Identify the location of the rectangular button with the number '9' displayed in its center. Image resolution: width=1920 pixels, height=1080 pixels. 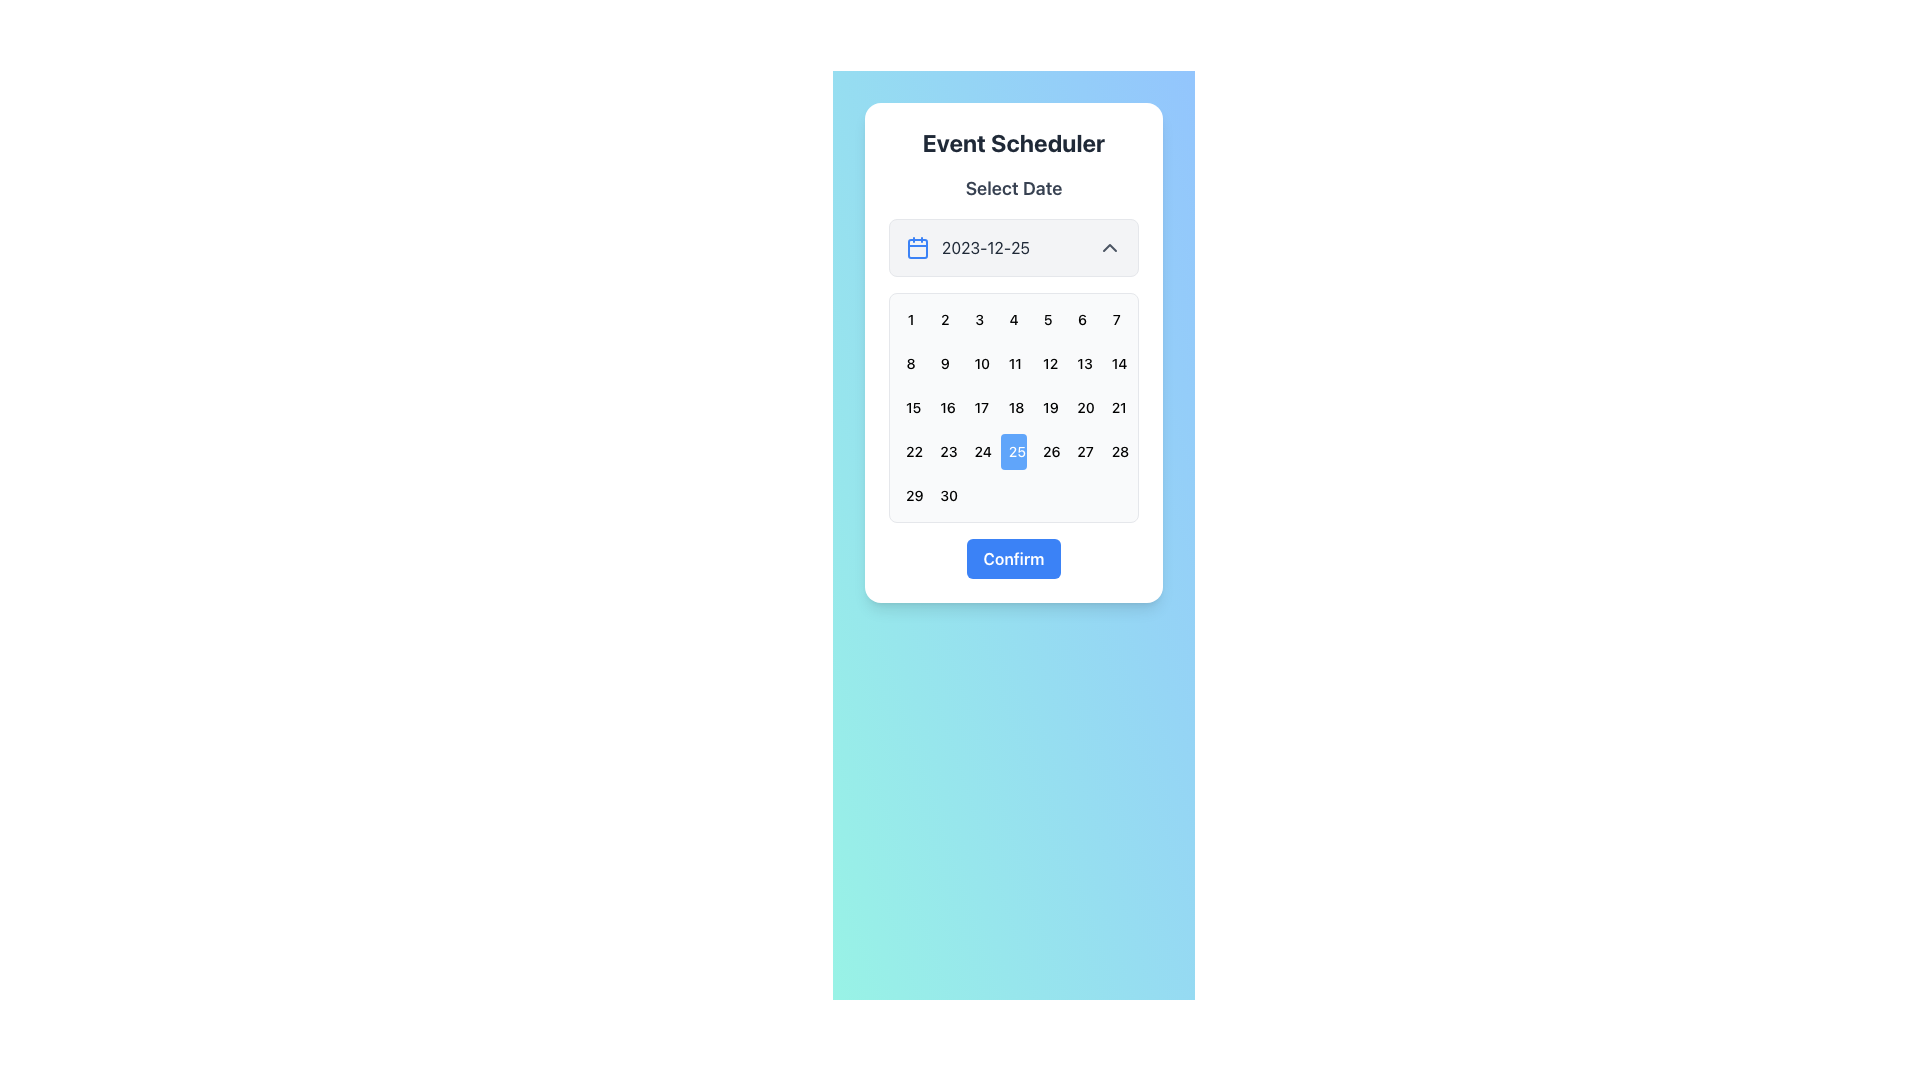
(944, 363).